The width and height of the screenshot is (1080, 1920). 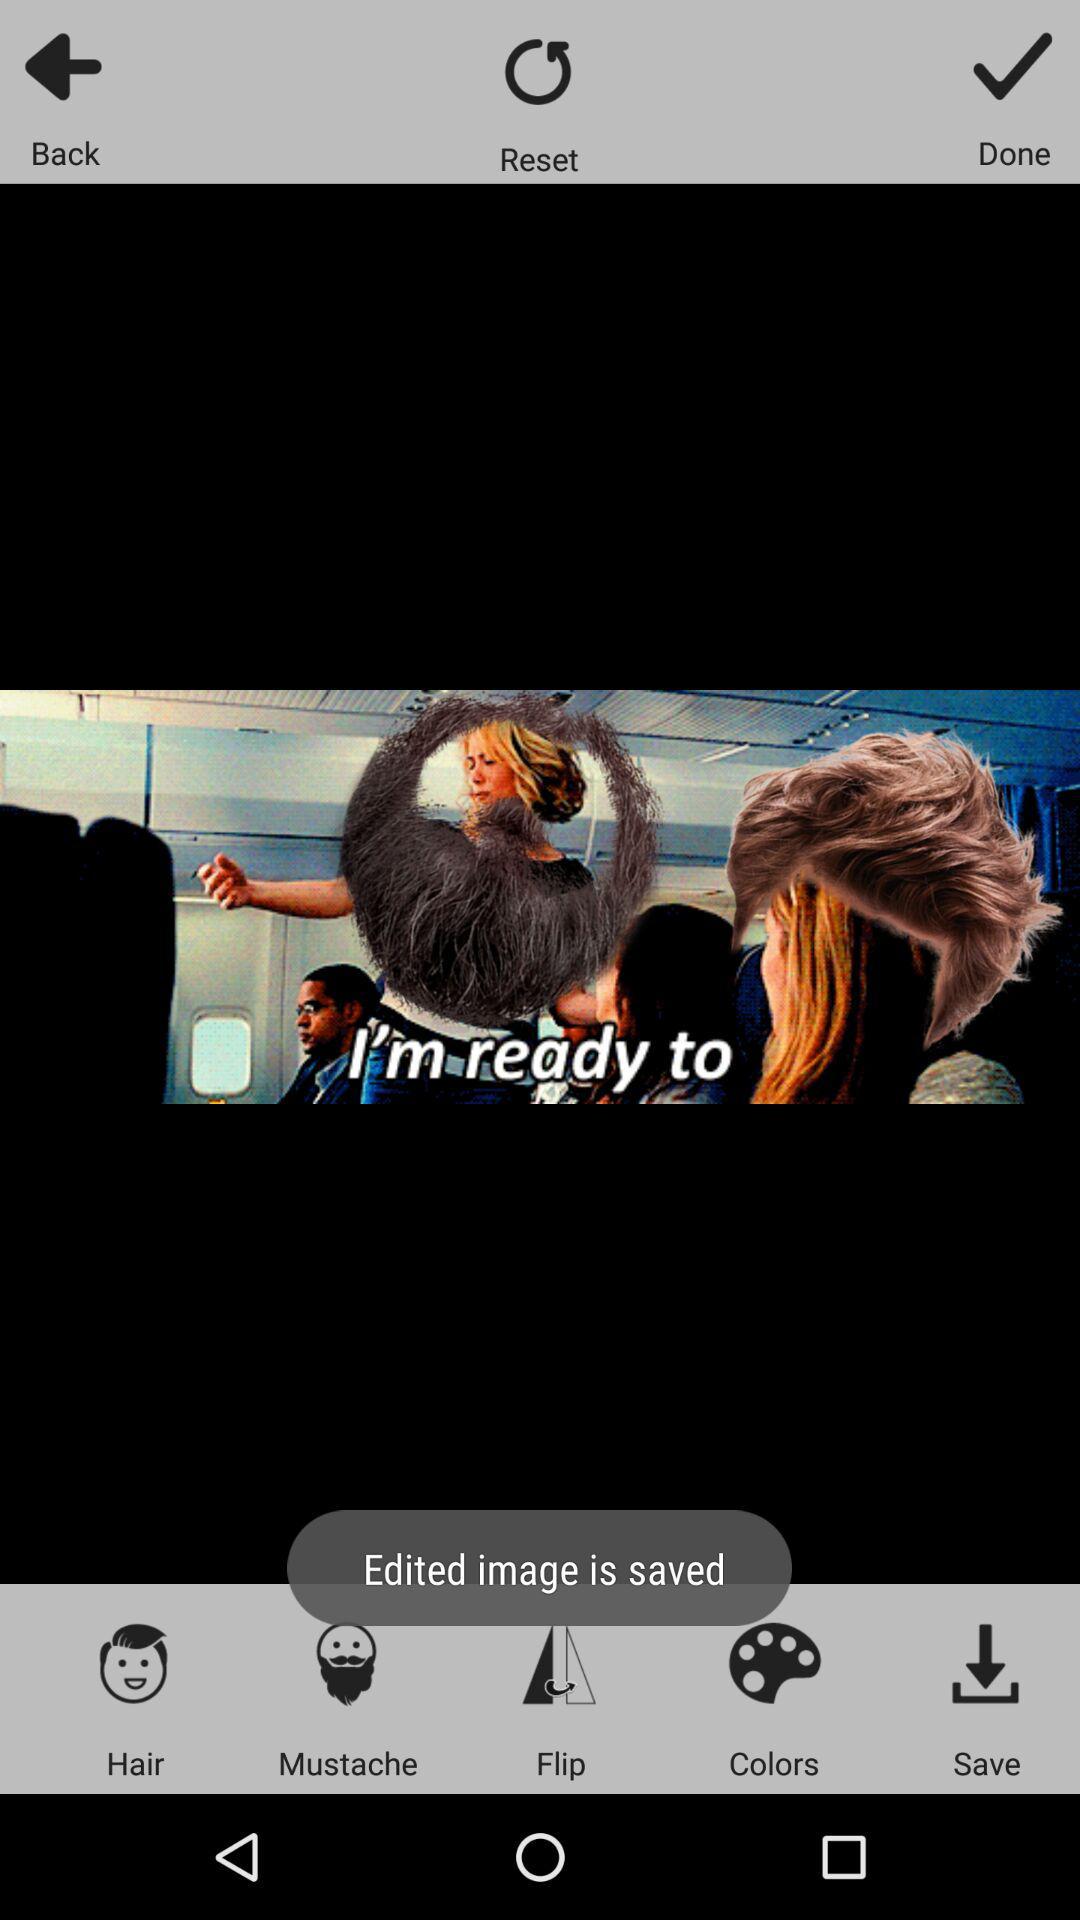 I want to click on indicate finish, so click(x=1014, y=65).